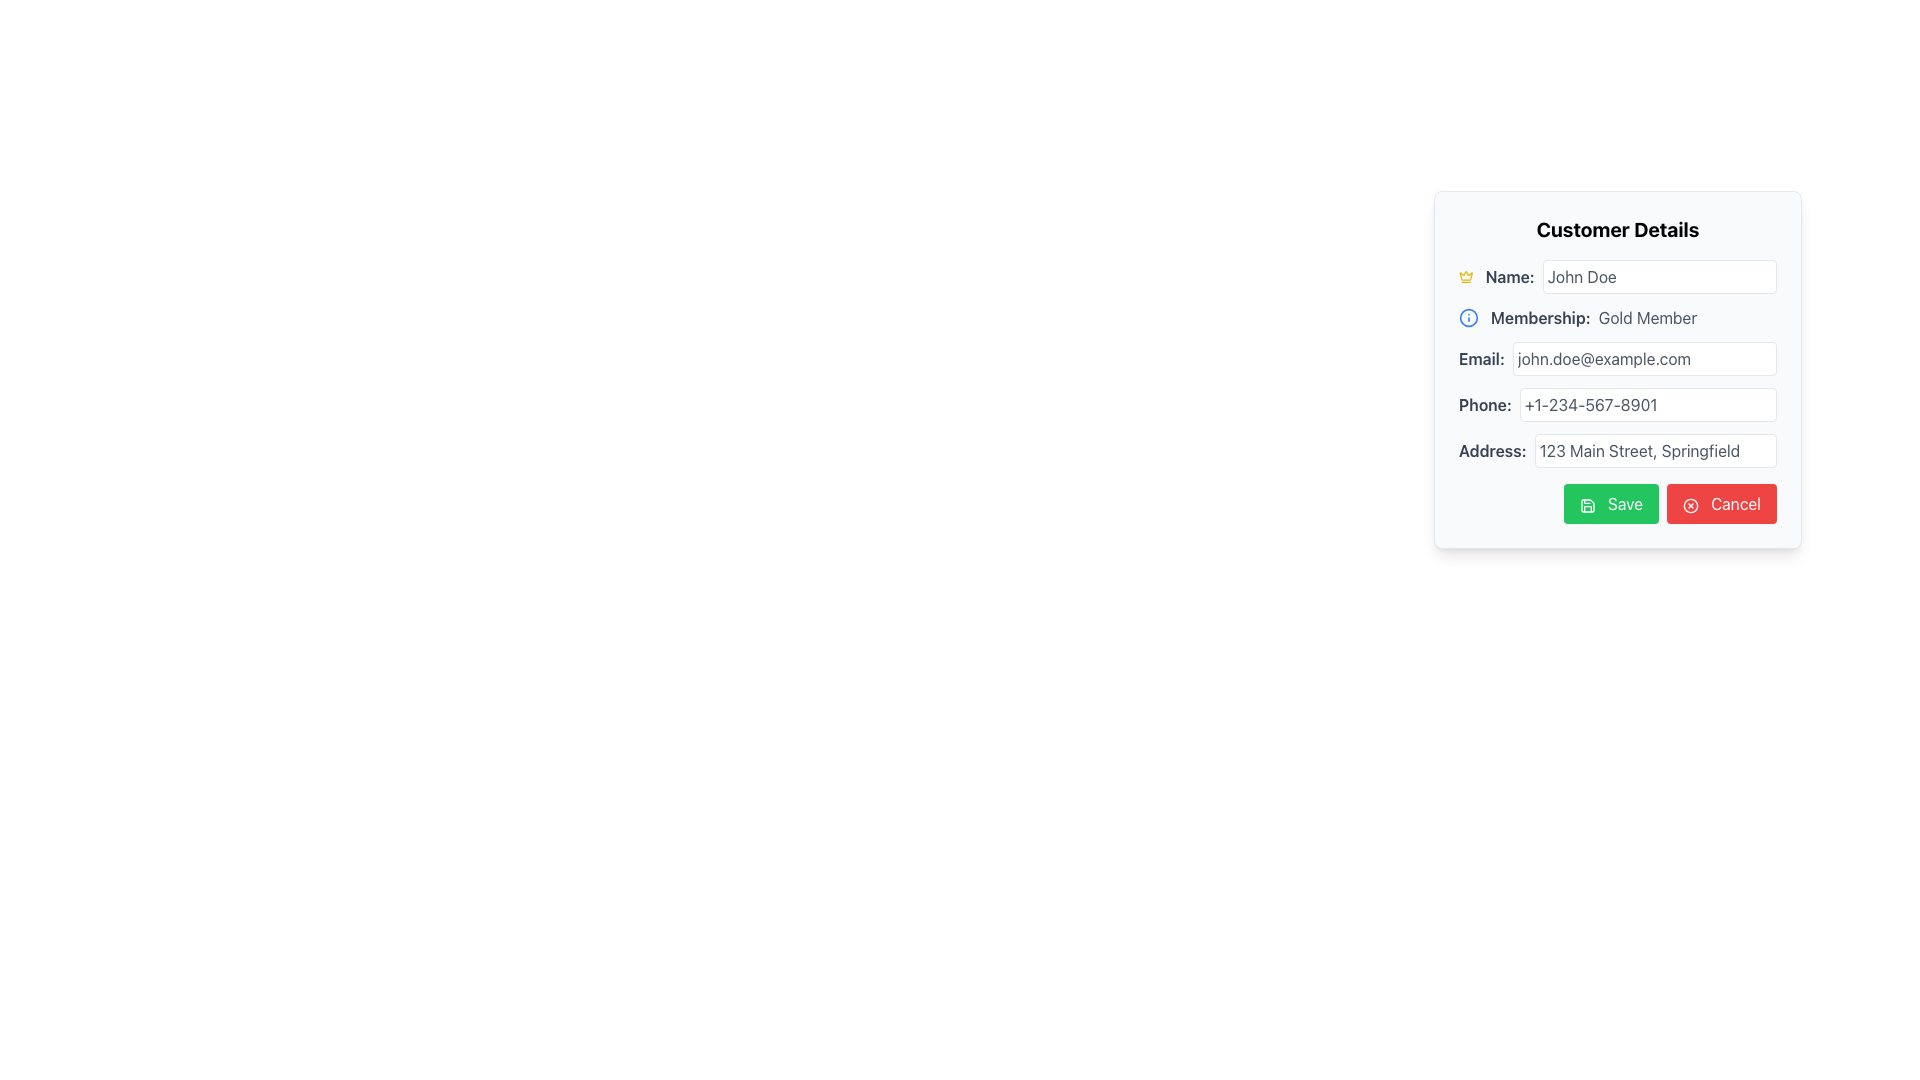  I want to click on the email input field labeled 'Email:' which contains the default email address 'john.doe@example.com' to select the text, so click(1617, 357).